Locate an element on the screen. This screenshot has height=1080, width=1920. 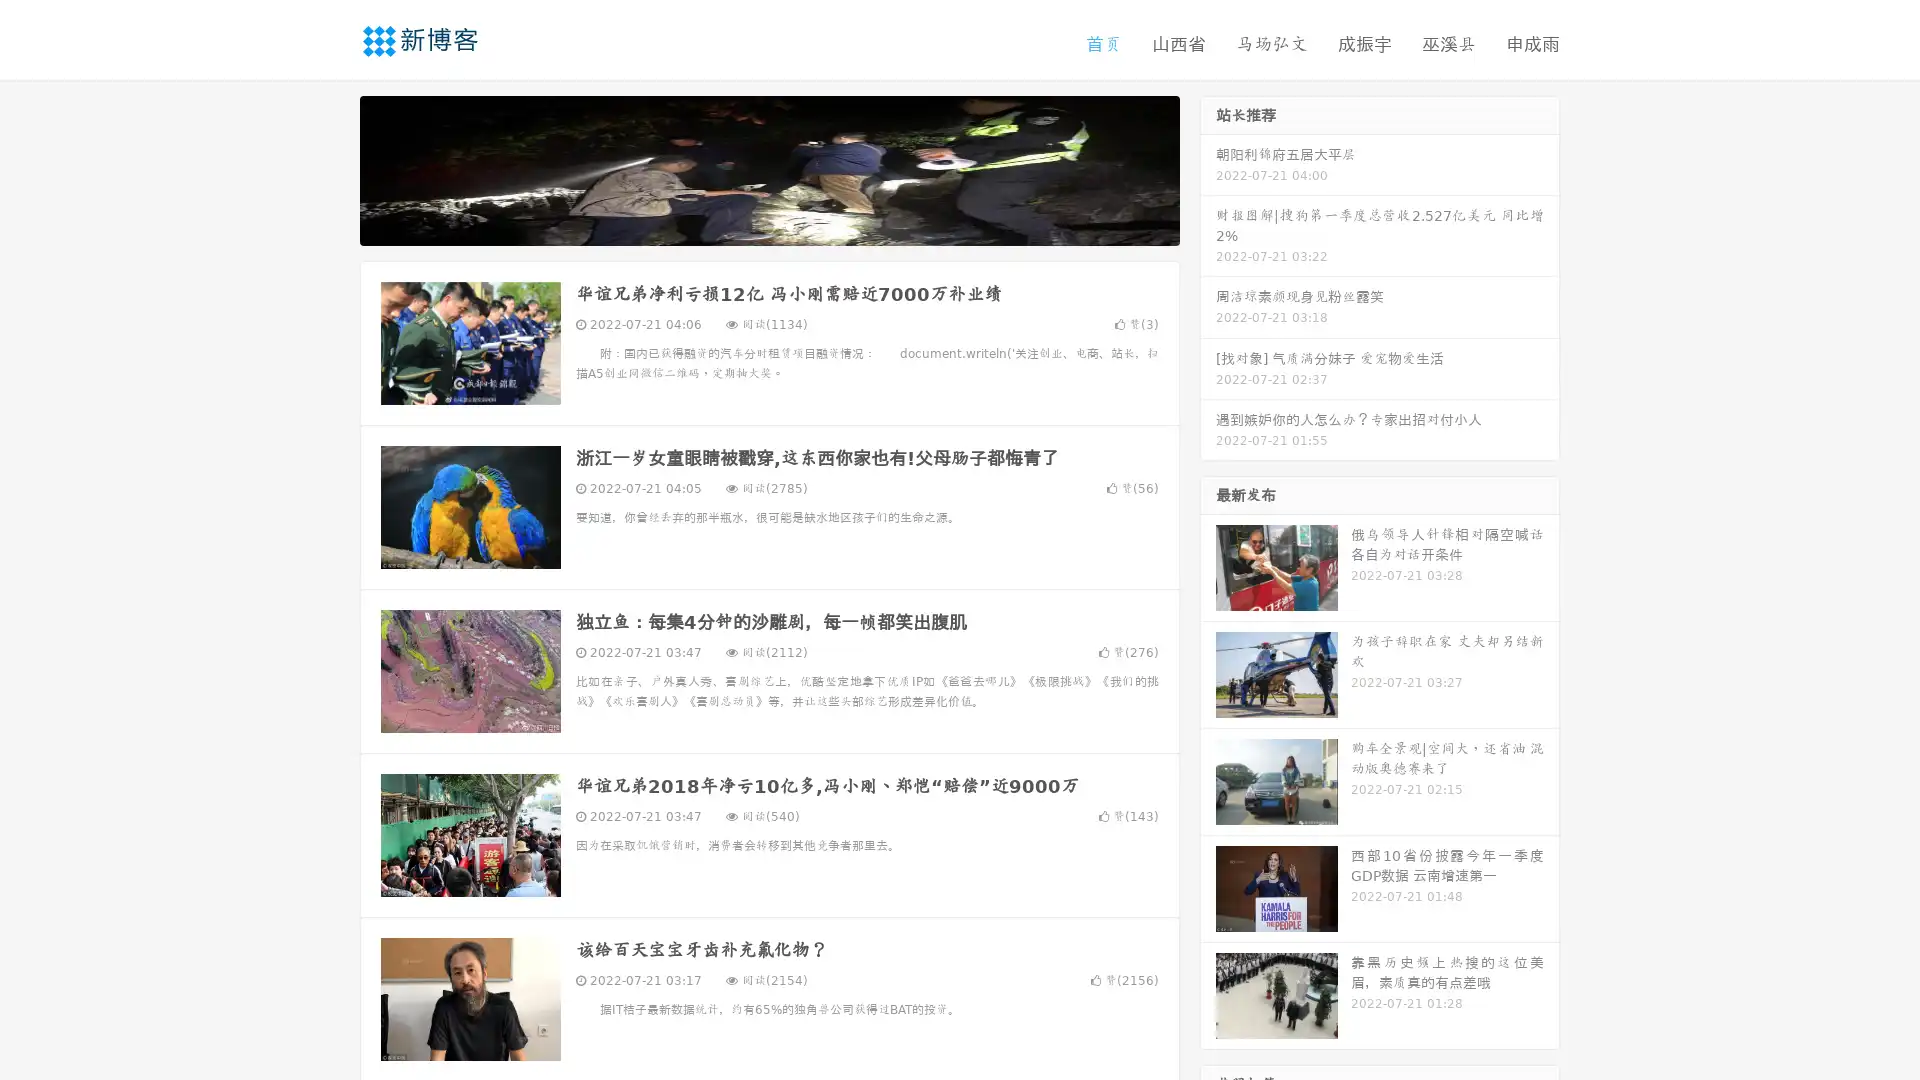
Go to slide 2 is located at coordinates (768, 225).